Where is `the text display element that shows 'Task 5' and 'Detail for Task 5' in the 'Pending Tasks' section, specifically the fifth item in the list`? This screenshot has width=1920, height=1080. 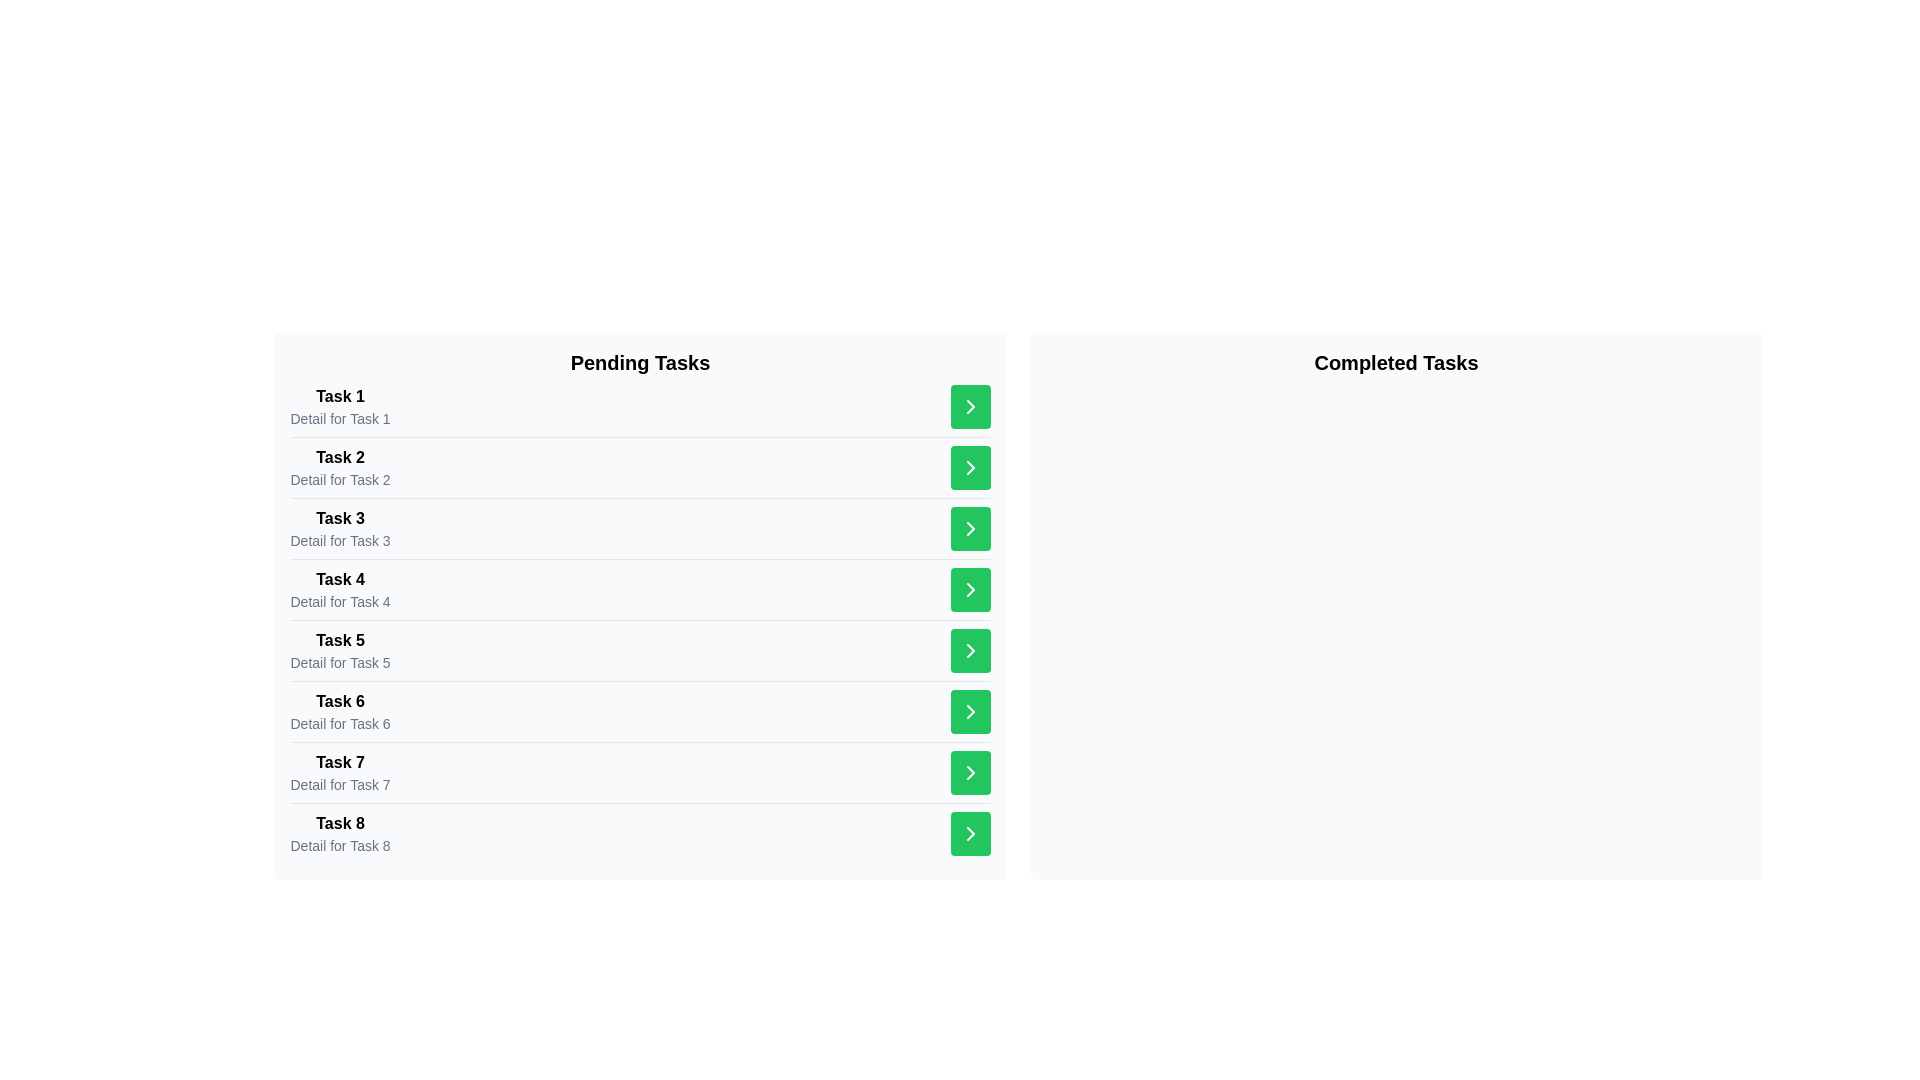 the text display element that shows 'Task 5' and 'Detail for Task 5' in the 'Pending Tasks' section, specifically the fifth item in the list is located at coordinates (340, 651).